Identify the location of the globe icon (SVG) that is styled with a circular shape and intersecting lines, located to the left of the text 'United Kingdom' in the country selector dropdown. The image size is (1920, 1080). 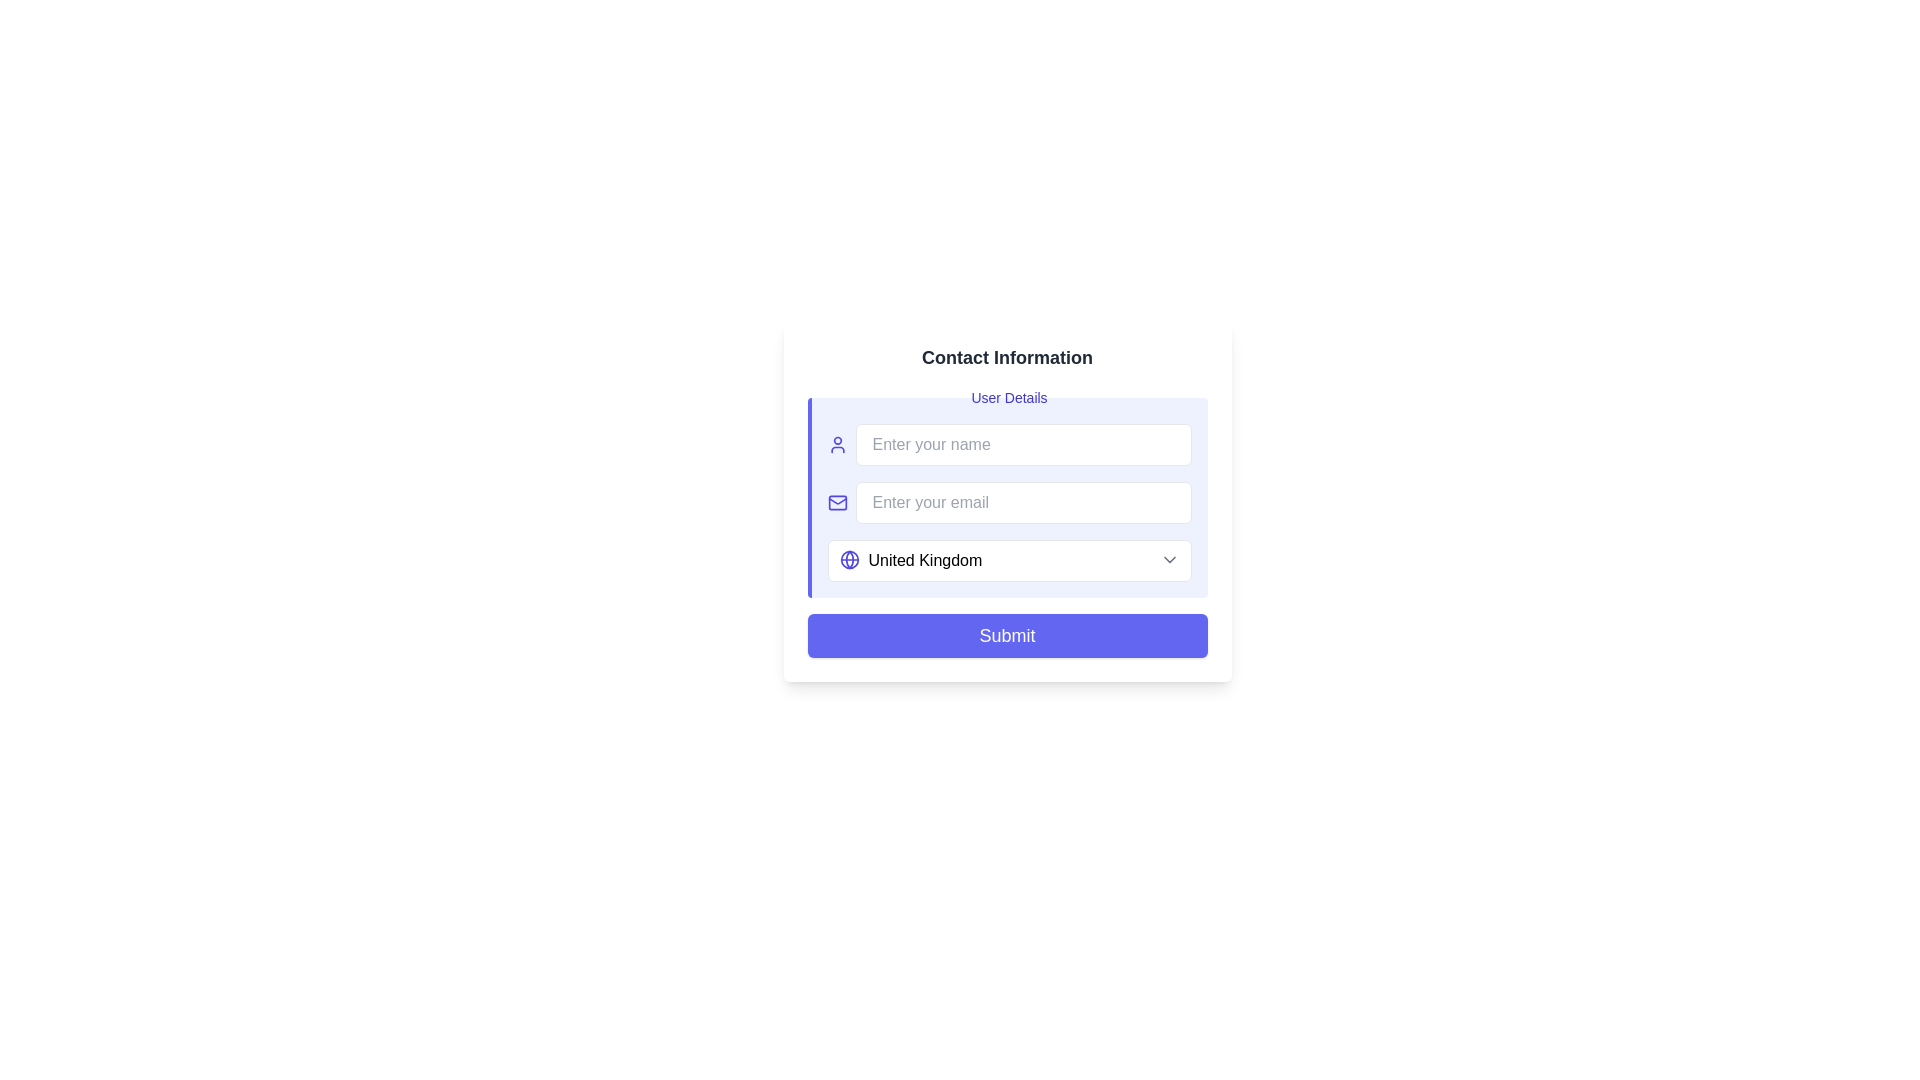
(849, 559).